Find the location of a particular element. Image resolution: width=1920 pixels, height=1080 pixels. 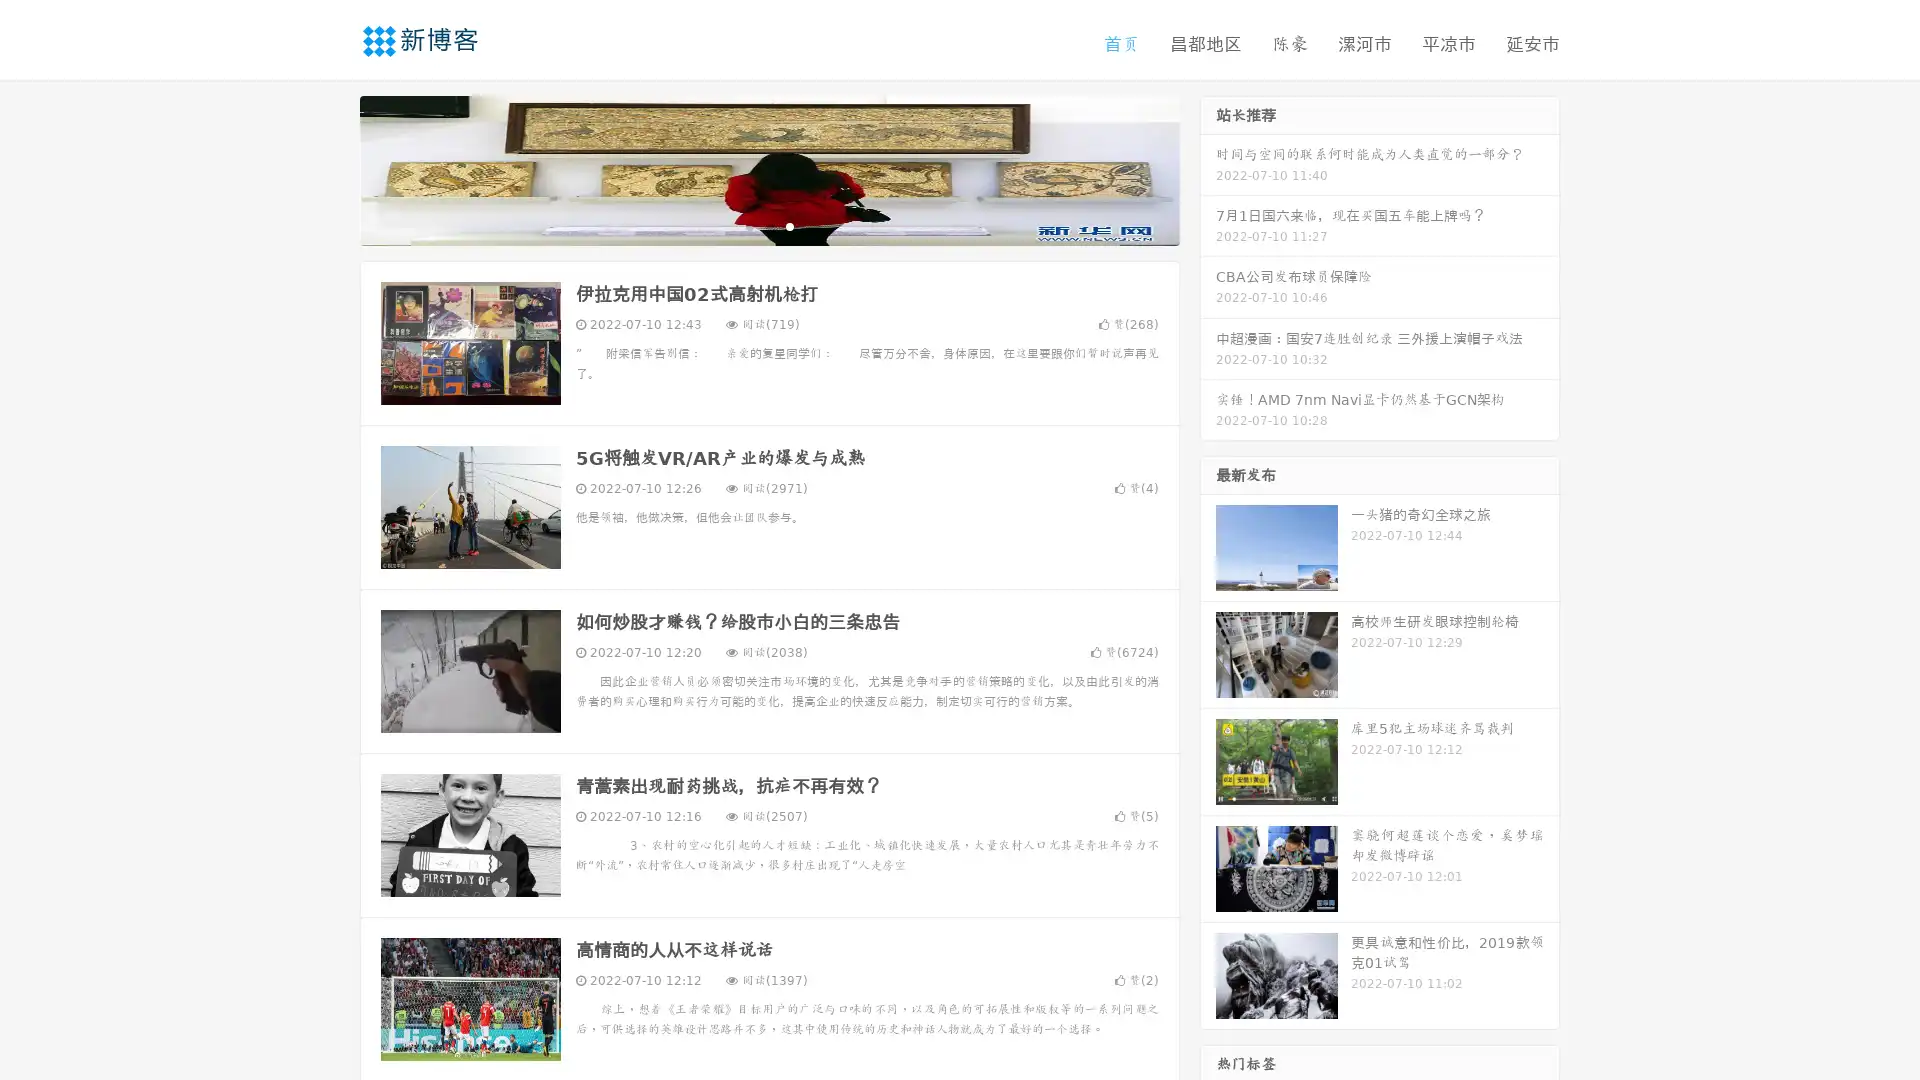

Go to slide 3 is located at coordinates (789, 225).